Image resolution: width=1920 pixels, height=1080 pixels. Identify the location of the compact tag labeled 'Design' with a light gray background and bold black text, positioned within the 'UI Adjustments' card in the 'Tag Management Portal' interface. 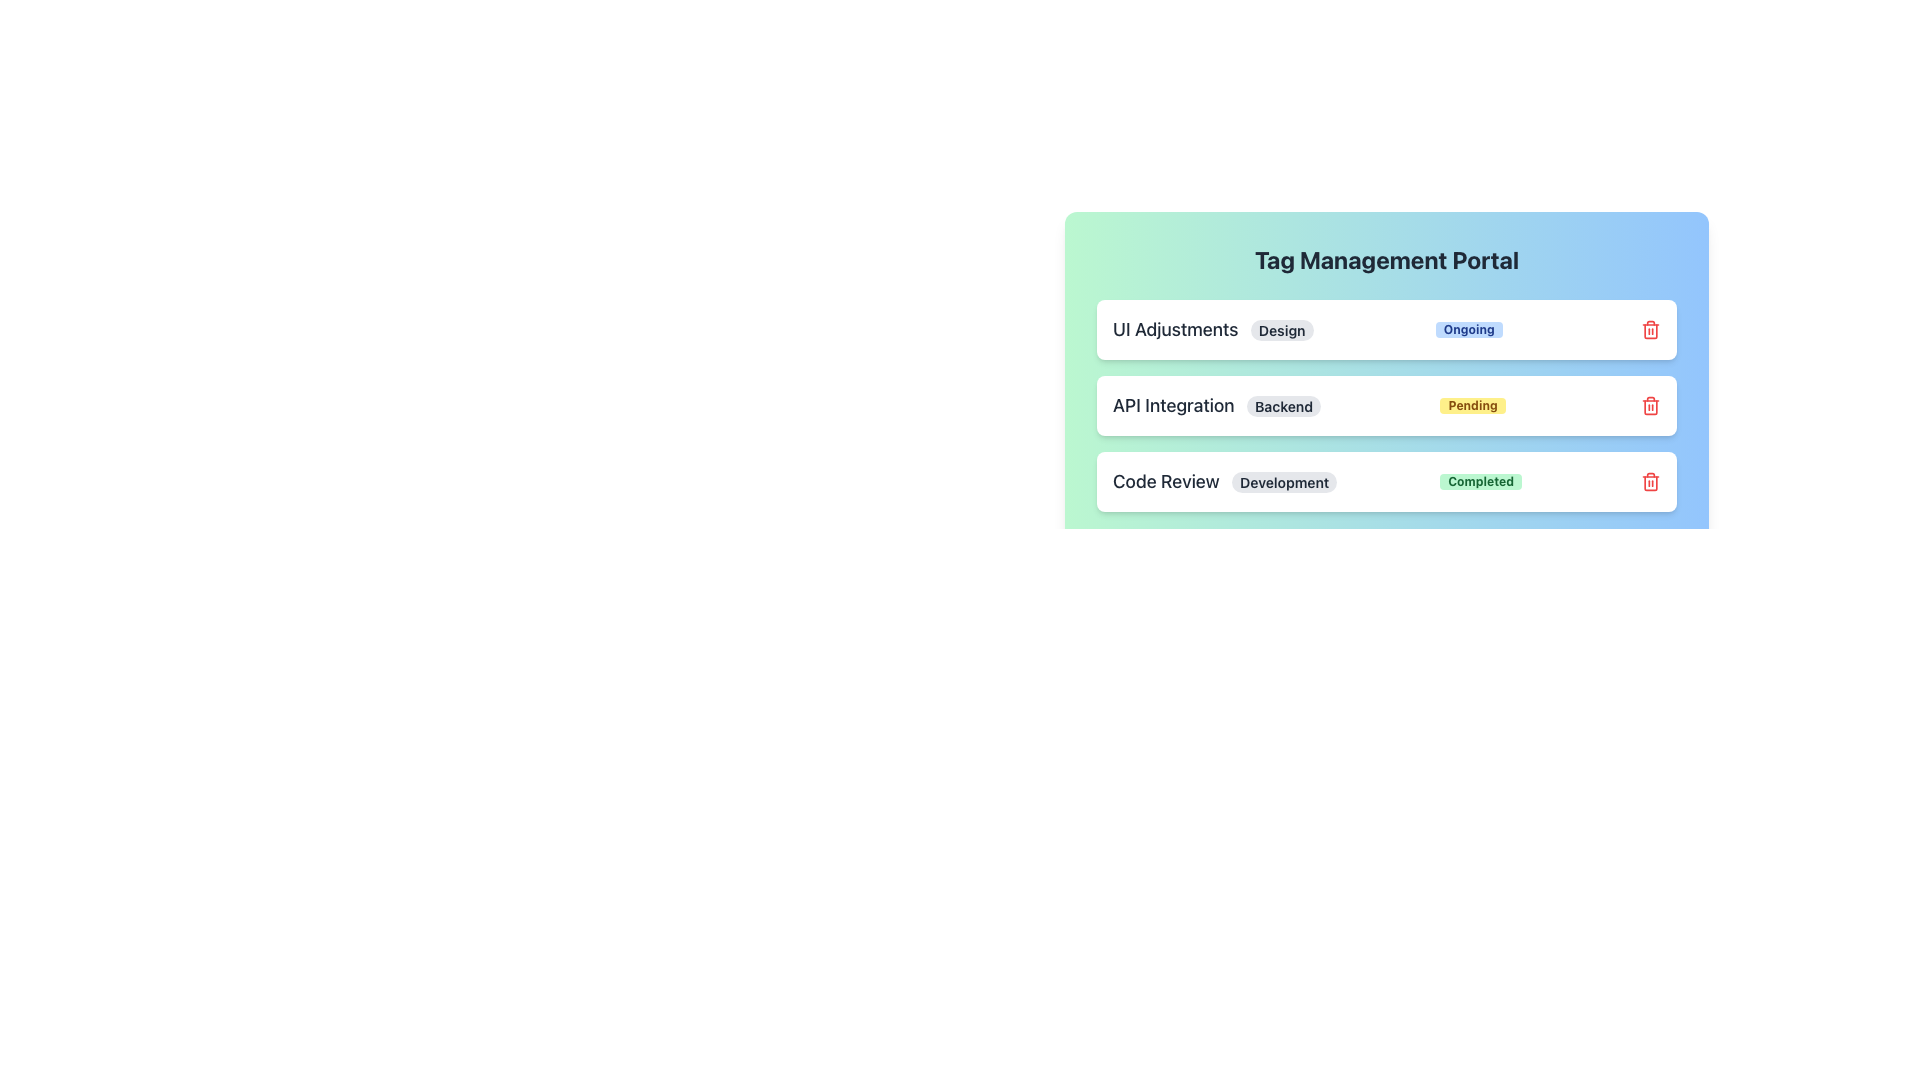
(1282, 329).